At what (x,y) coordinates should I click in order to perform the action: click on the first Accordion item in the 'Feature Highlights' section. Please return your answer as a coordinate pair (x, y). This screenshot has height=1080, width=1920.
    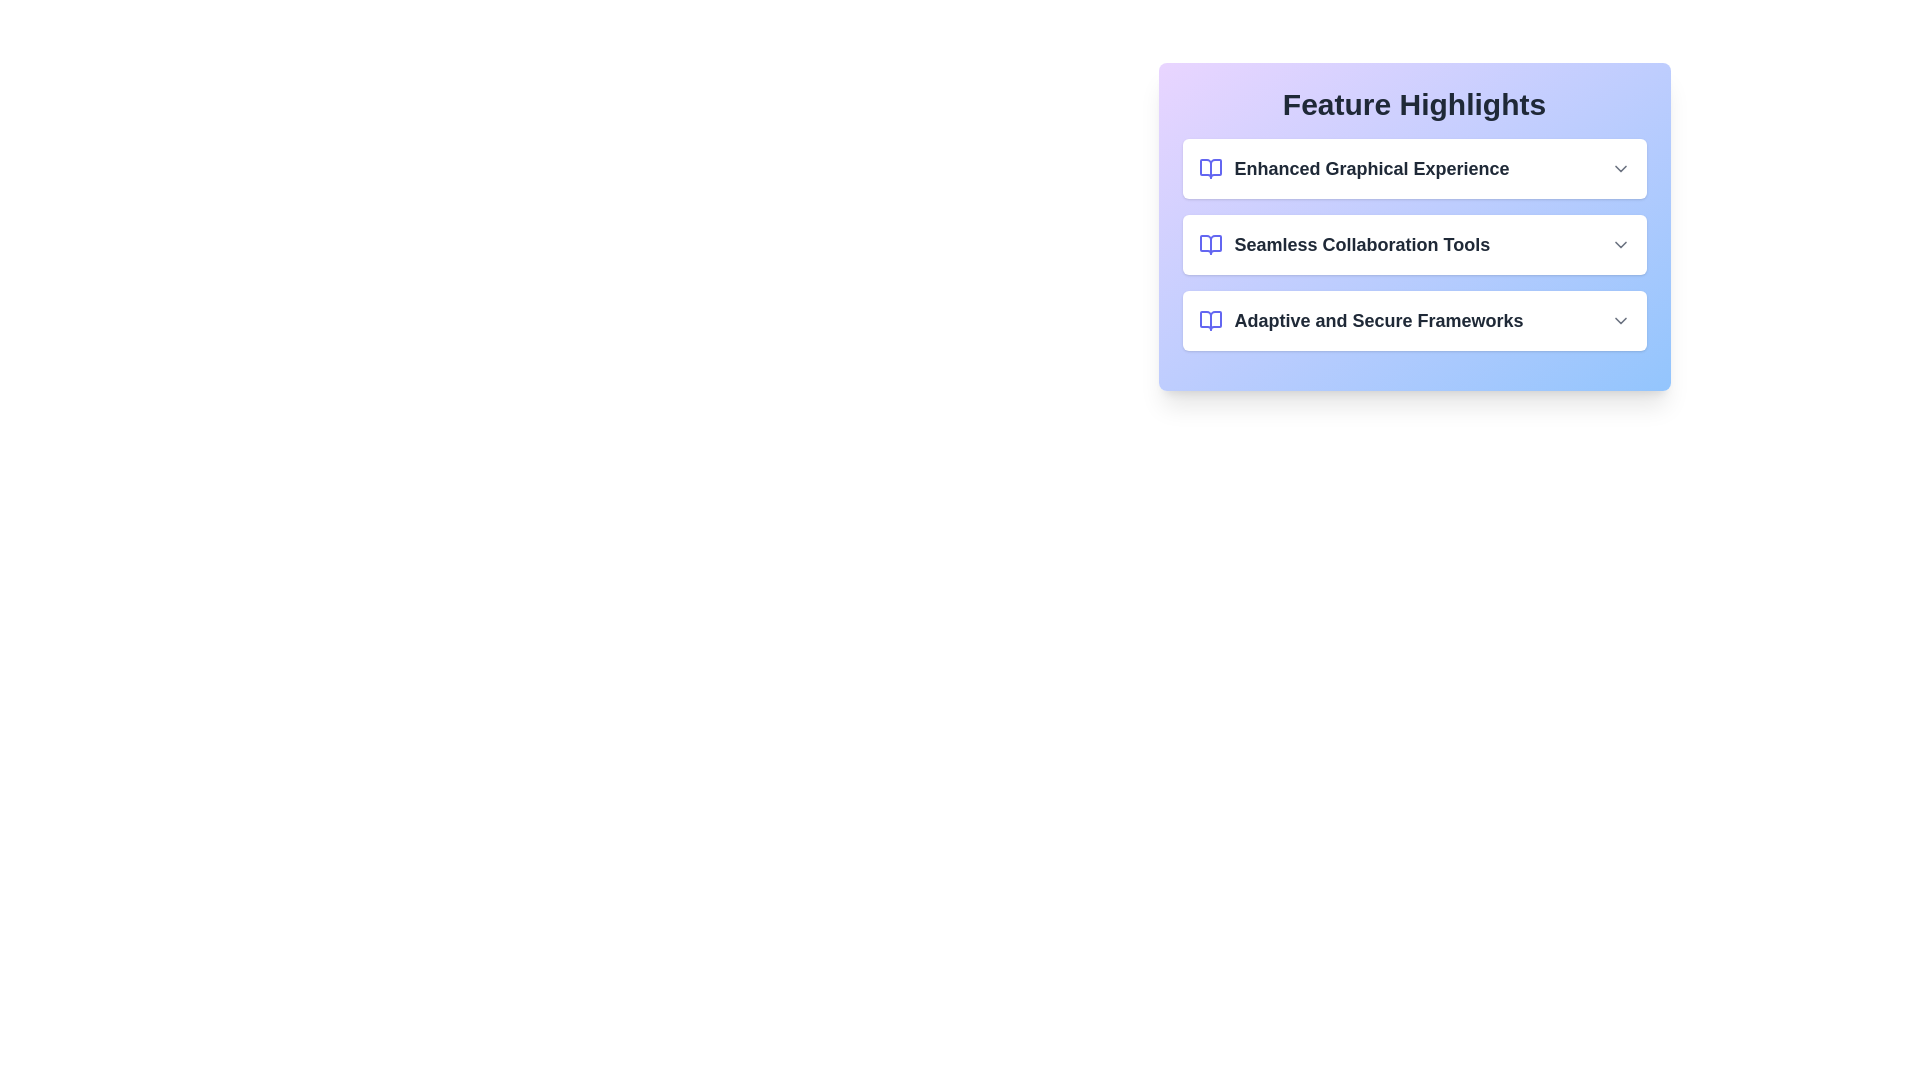
    Looking at the image, I should click on (1413, 168).